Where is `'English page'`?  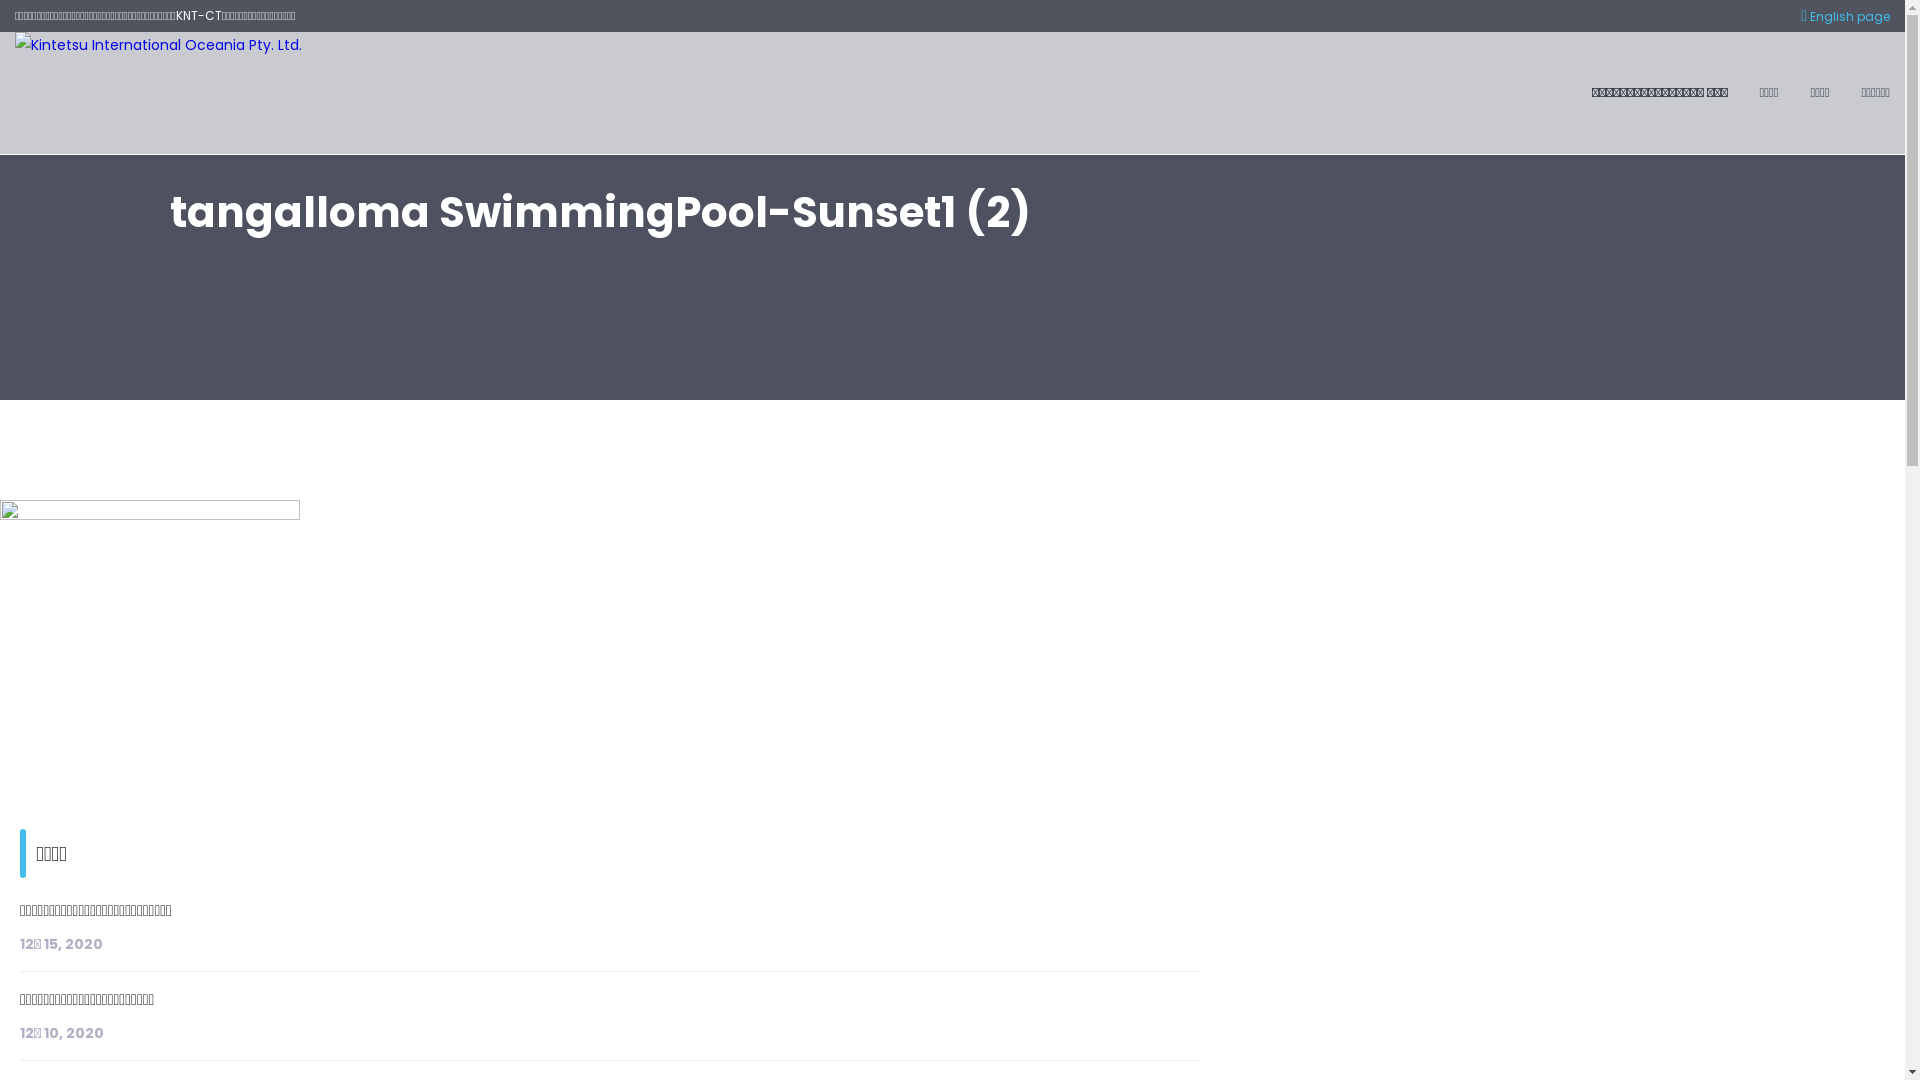 'English page' is located at coordinates (1844, 16).